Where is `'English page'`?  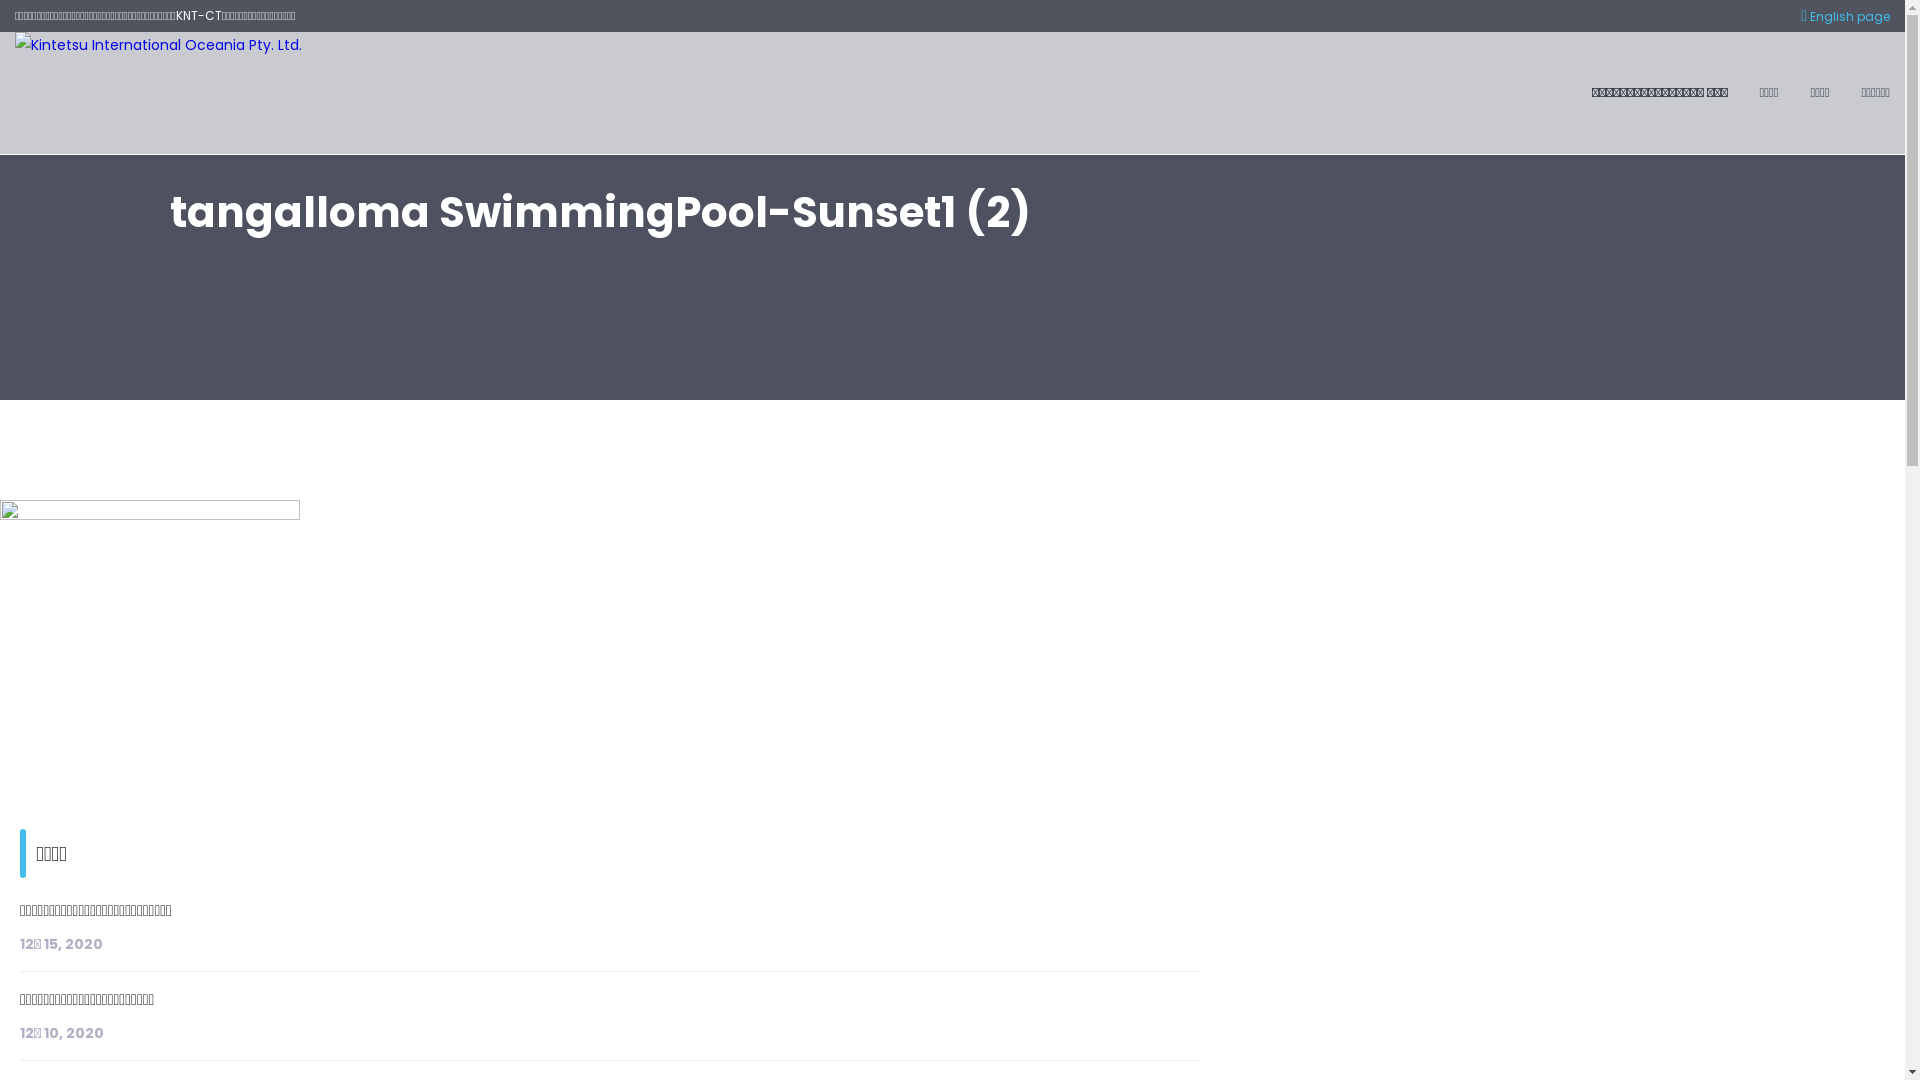 'English page' is located at coordinates (1844, 16).